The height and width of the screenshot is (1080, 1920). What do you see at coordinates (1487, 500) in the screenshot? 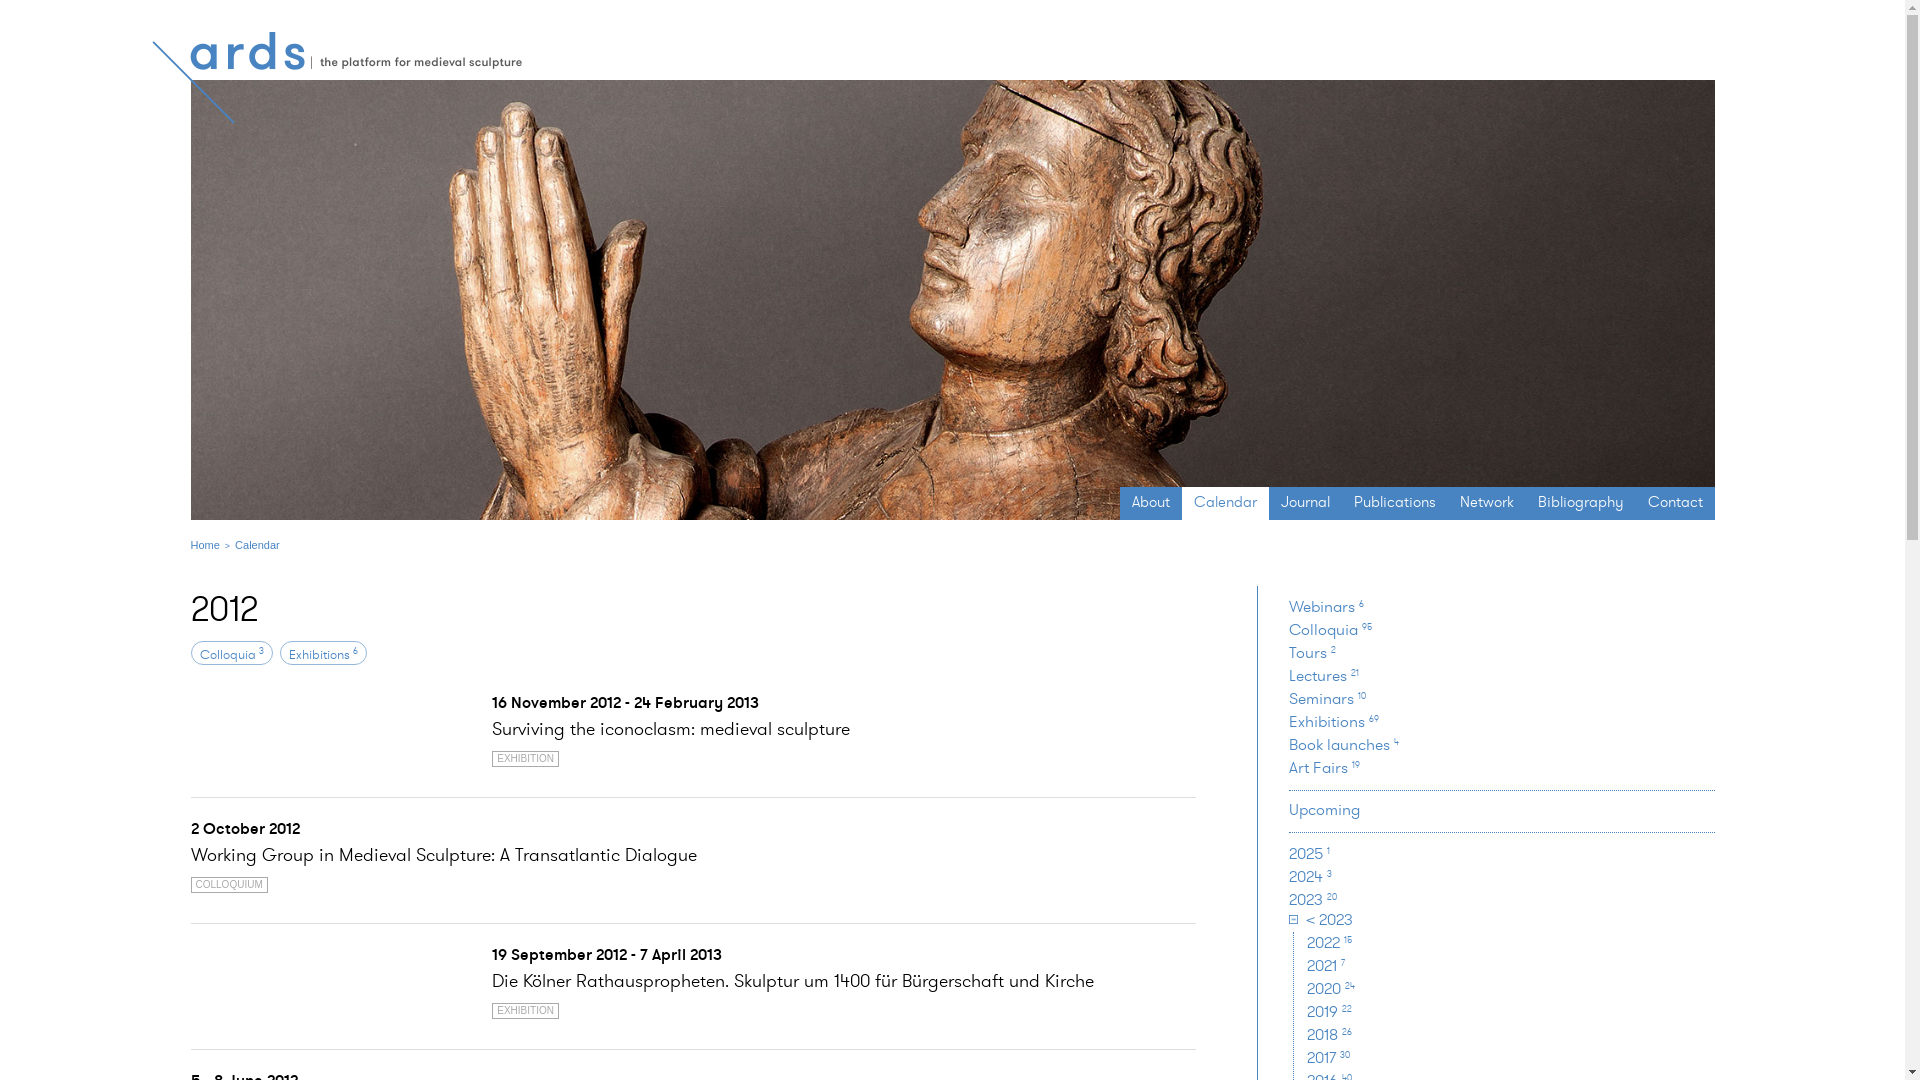
I see `'Network'` at bounding box center [1487, 500].